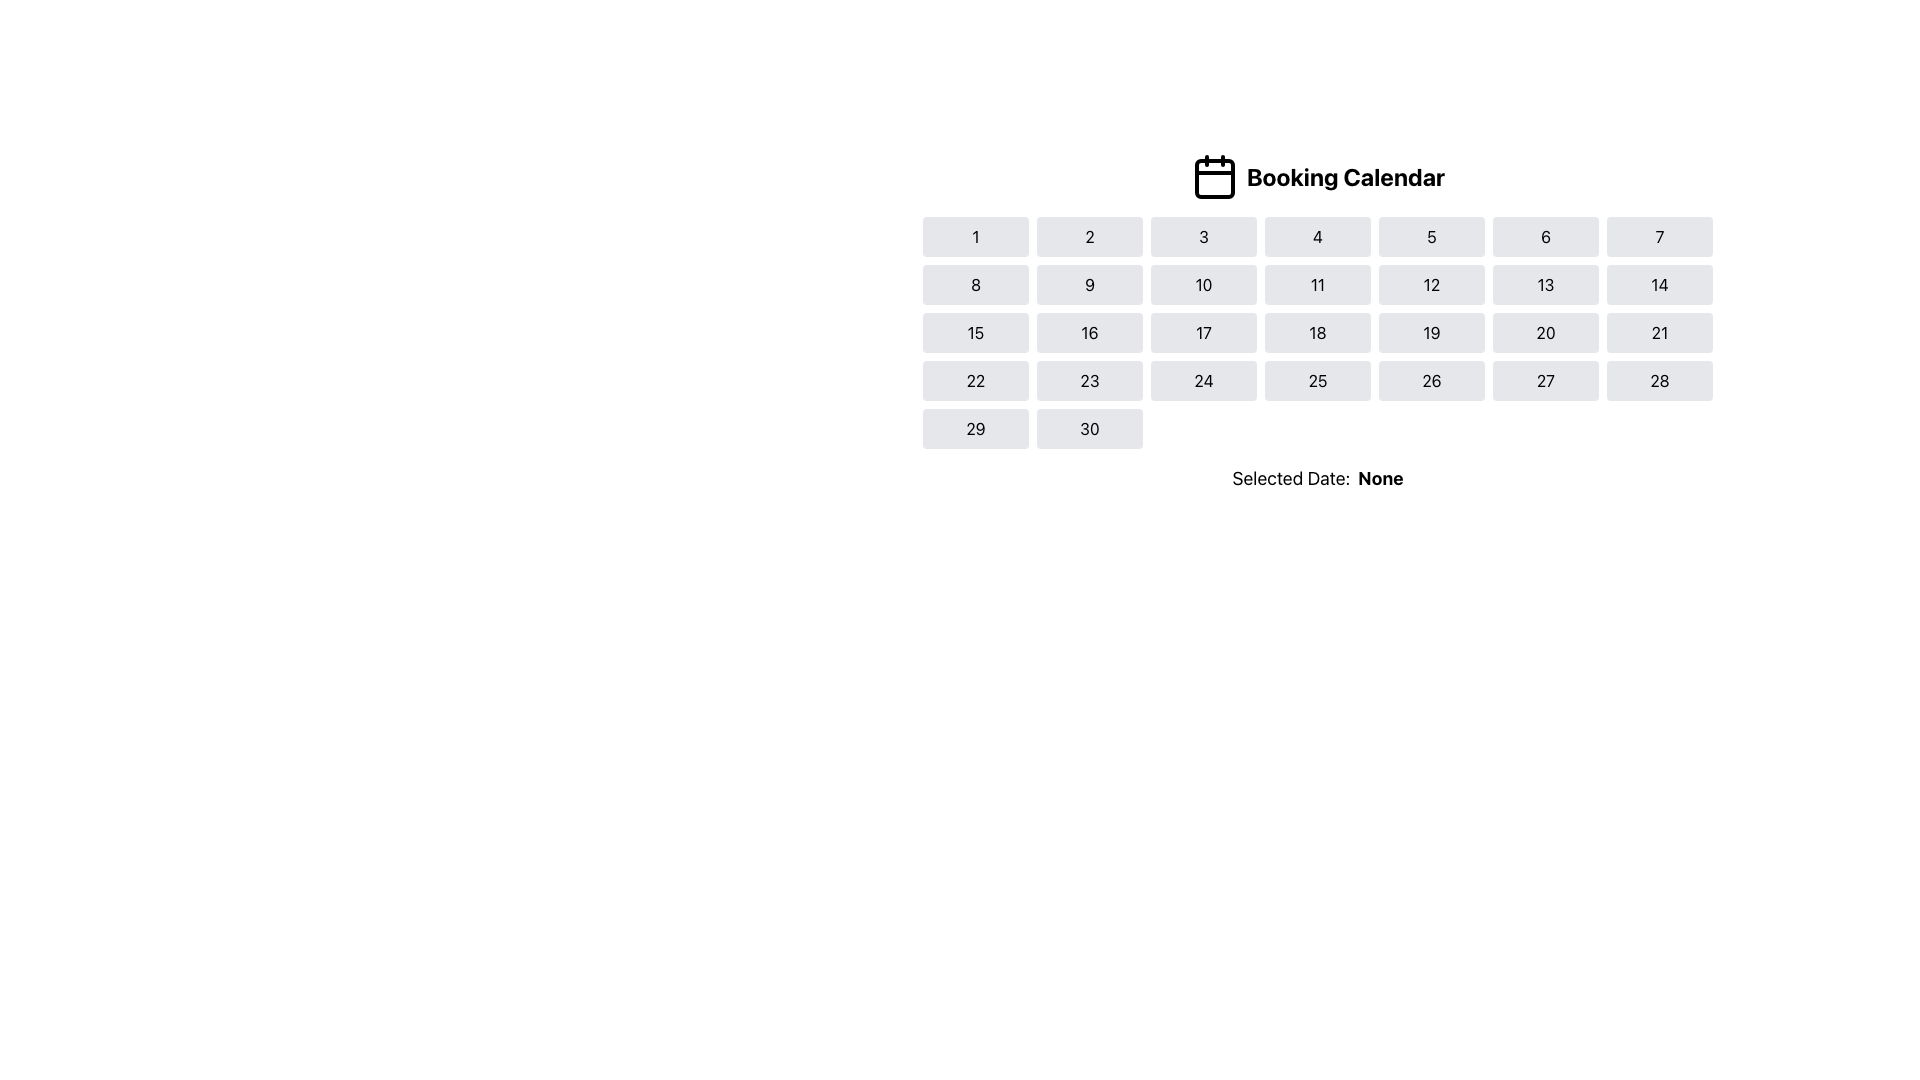  What do you see at coordinates (1203, 235) in the screenshot?
I see `the button displaying the number '3', which is styled with a light gray background and rounded corners, to observe its hover effects` at bounding box center [1203, 235].